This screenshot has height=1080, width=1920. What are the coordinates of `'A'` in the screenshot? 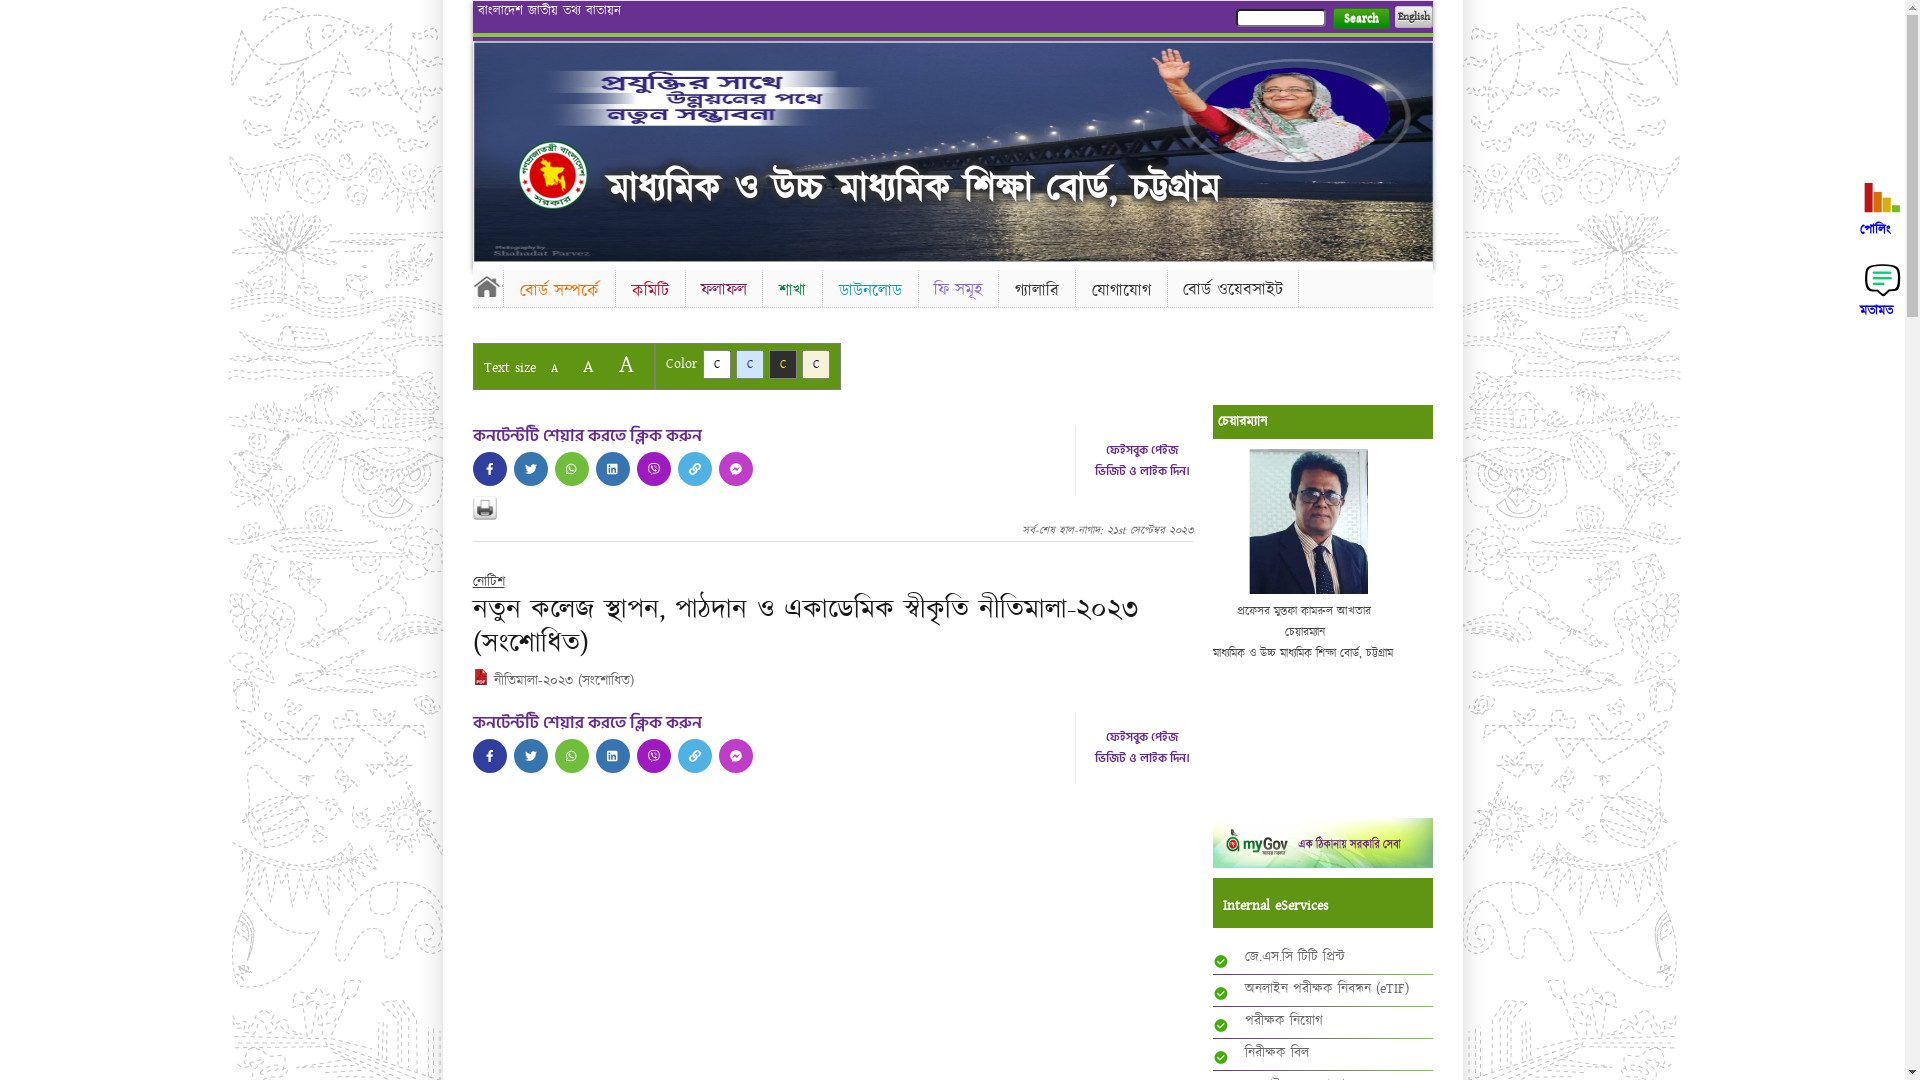 It's located at (586, 366).